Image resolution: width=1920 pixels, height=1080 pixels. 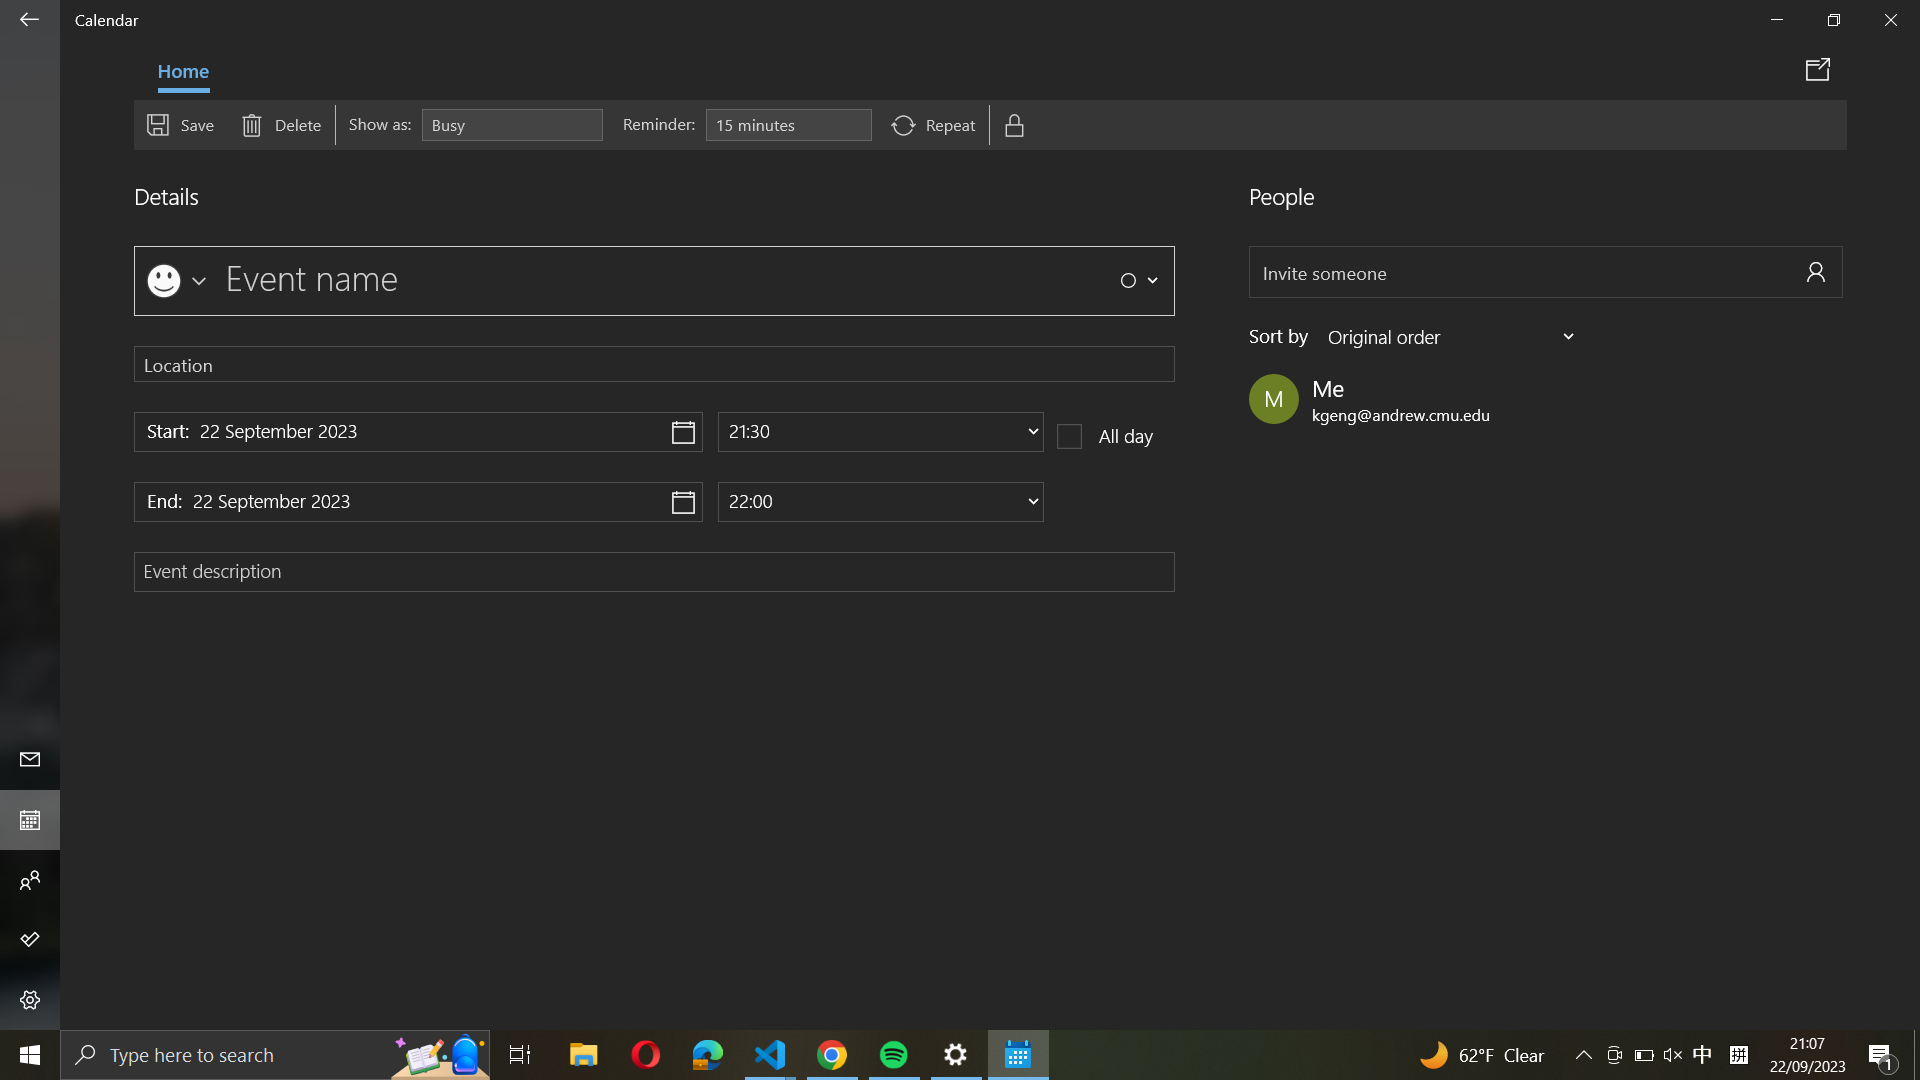 I want to click on Adjust the event"s finishing time to 10:00 AM, so click(x=880, y=500).